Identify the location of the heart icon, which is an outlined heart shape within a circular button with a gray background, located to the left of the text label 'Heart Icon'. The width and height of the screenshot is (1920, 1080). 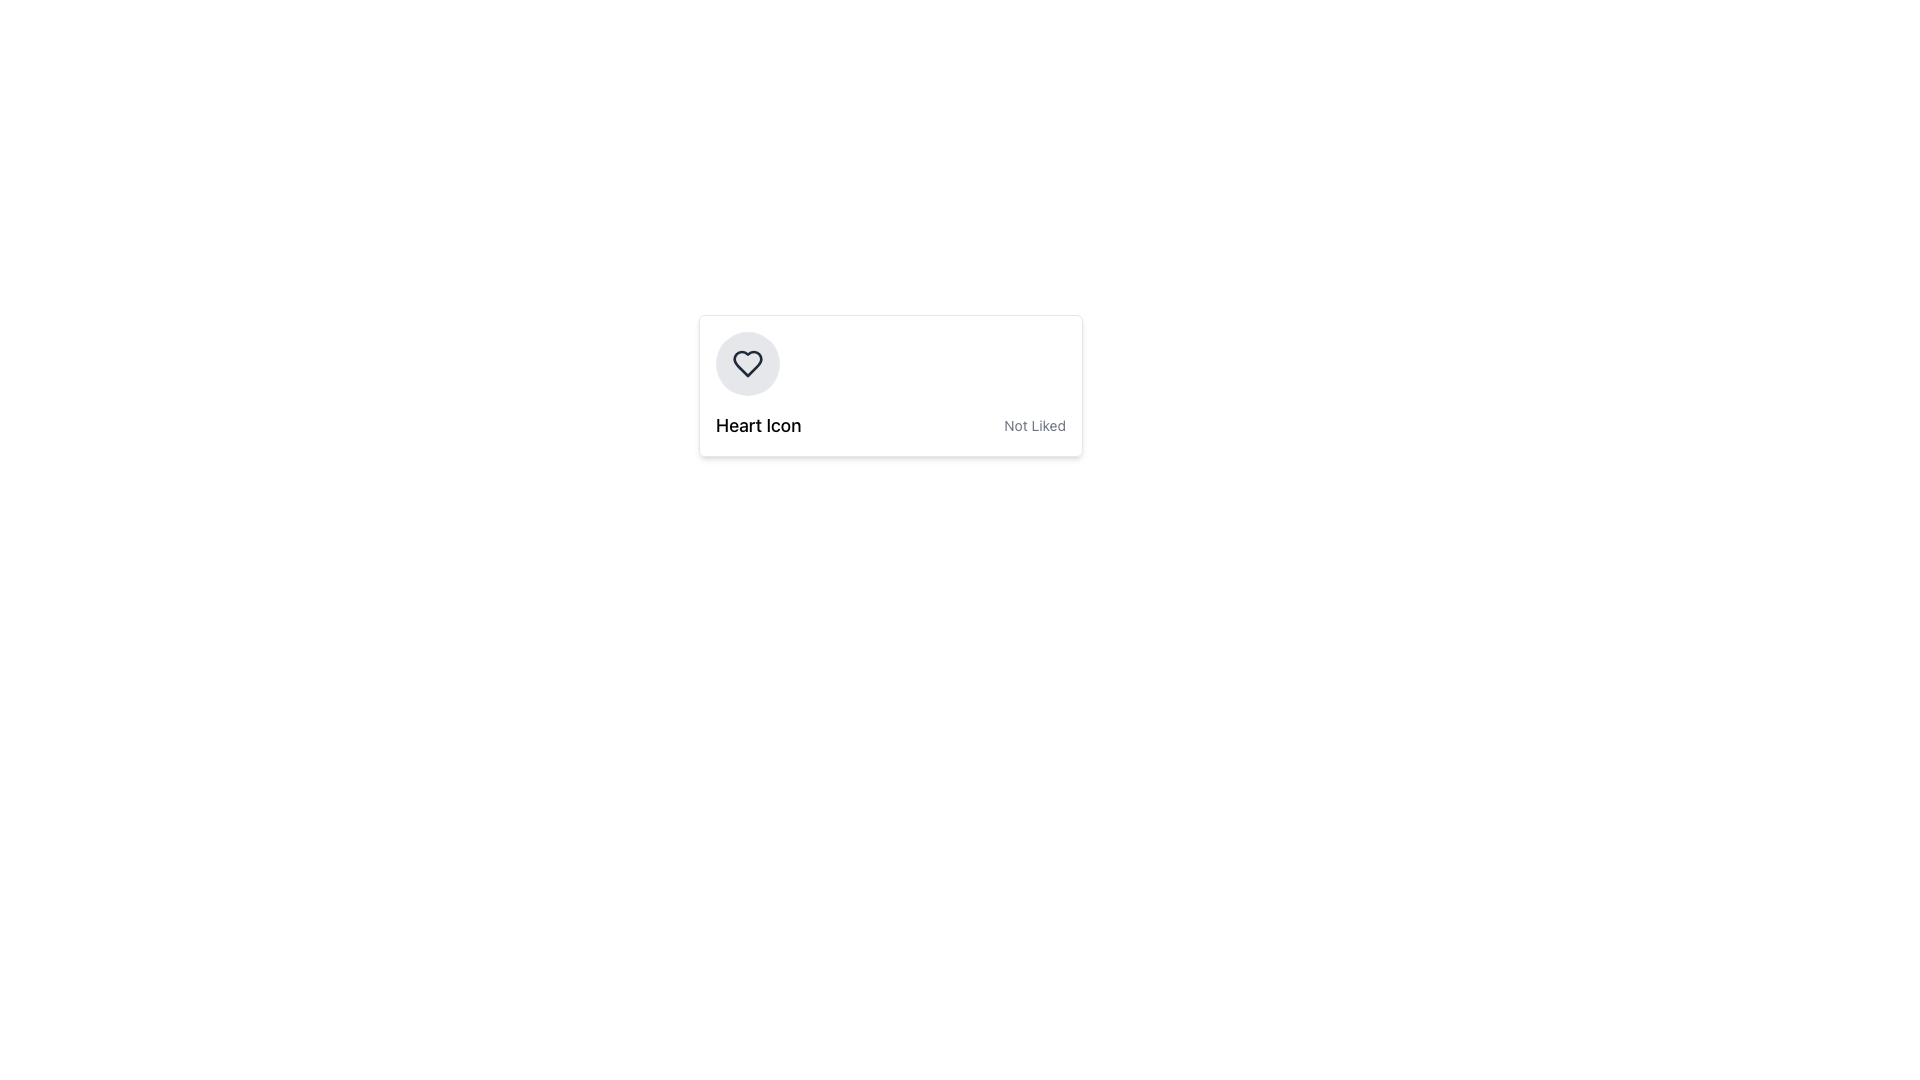
(747, 363).